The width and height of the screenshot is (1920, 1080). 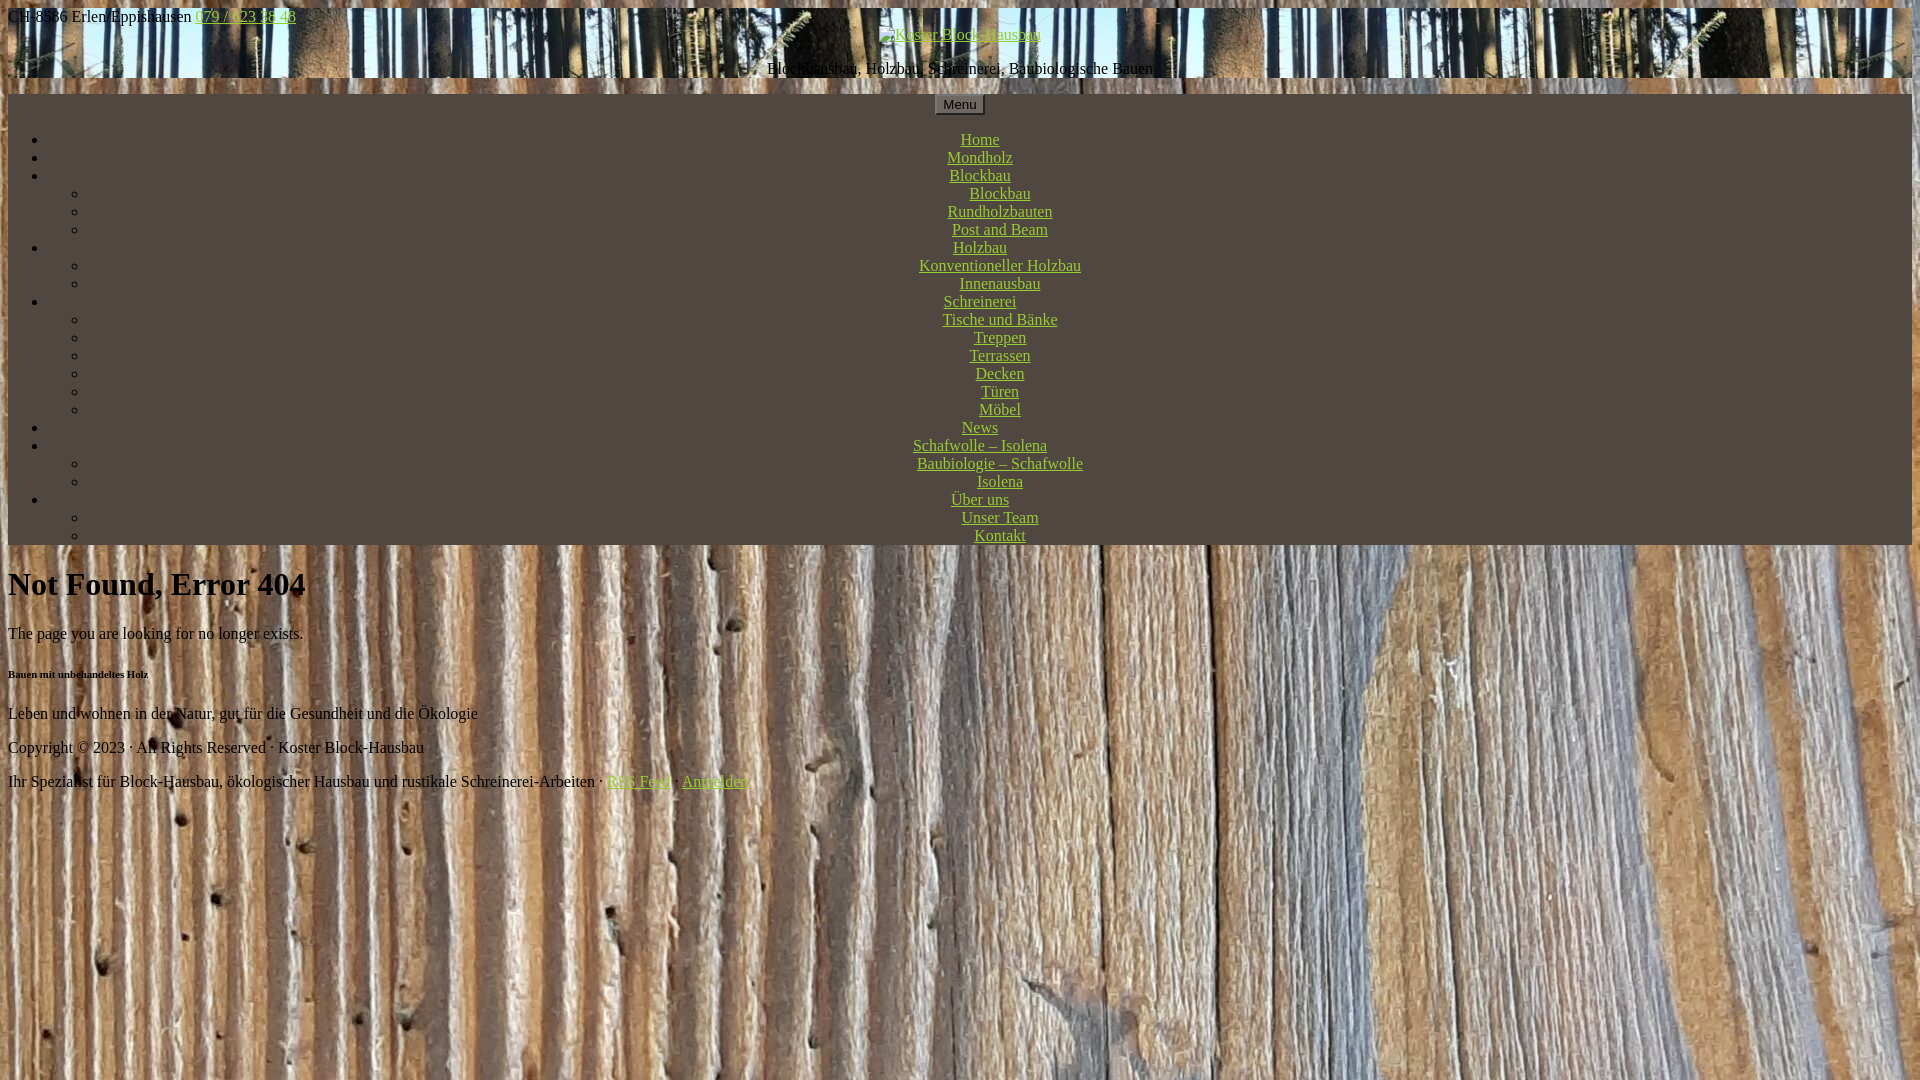 I want to click on 'Isolena', so click(x=999, y=481).